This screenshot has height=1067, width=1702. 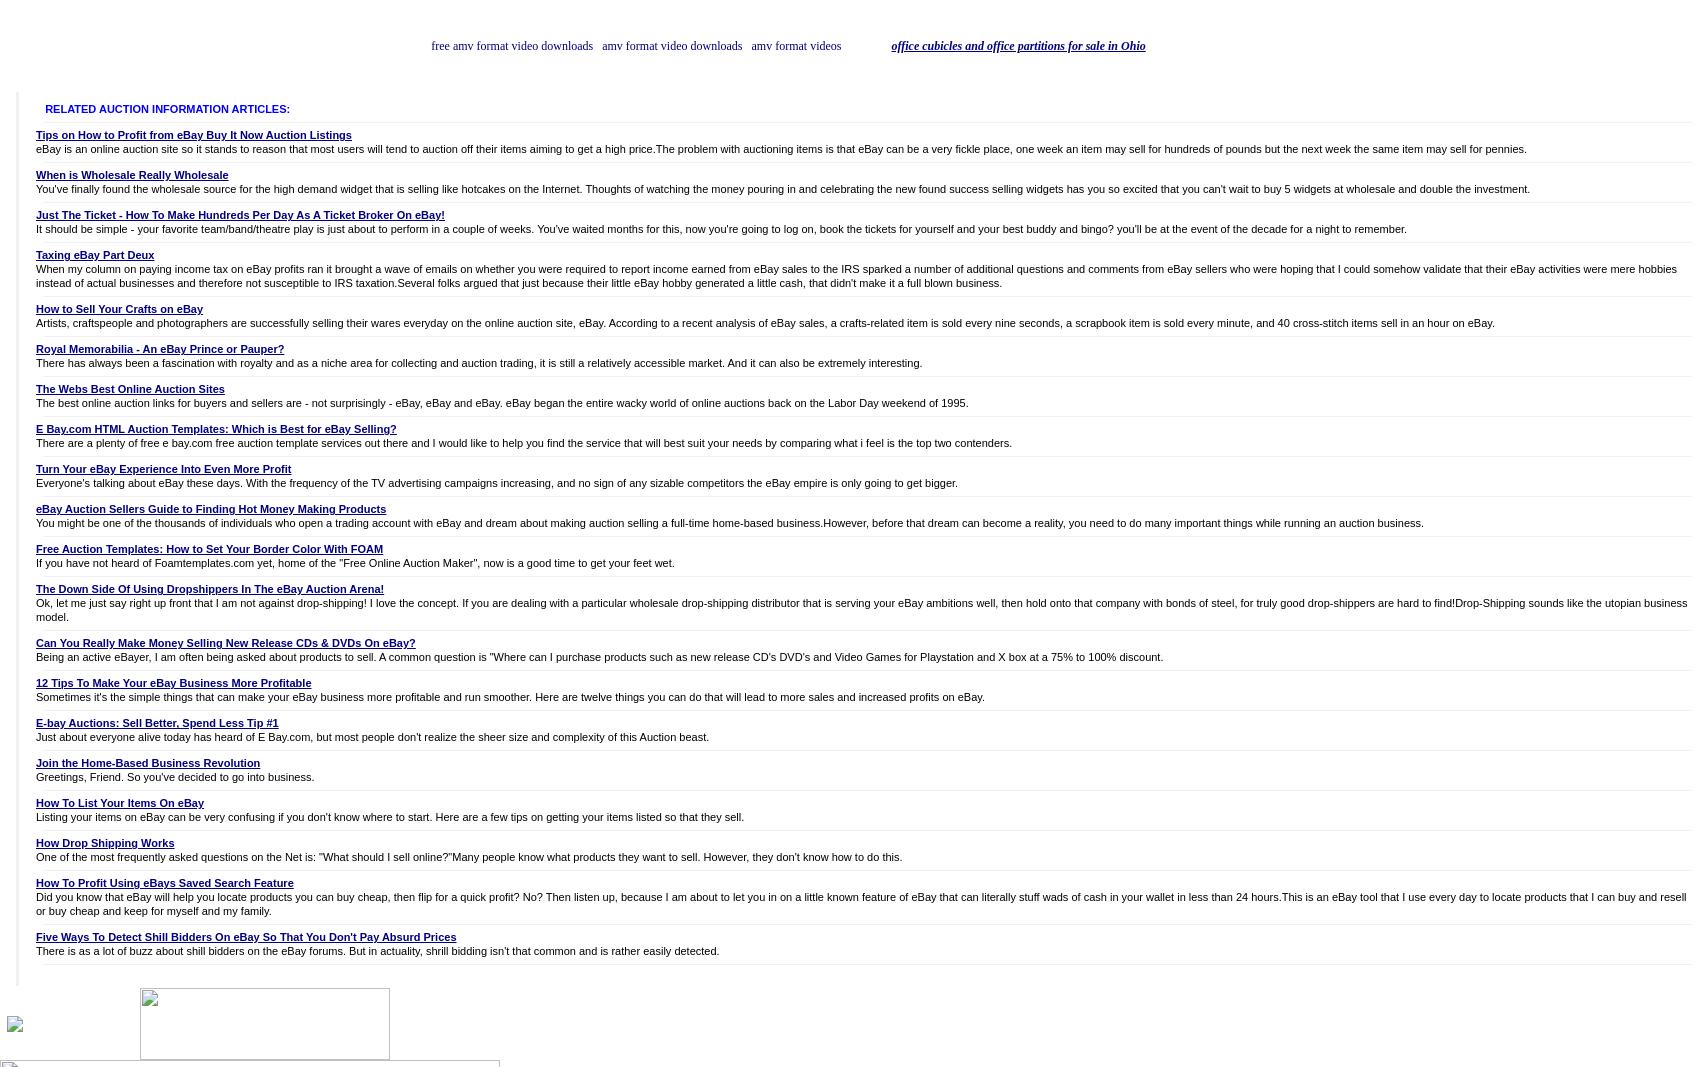 What do you see at coordinates (147, 762) in the screenshot?
I see `'Join the Home-Based
        Business Revolution'` at bounding box center [147, 762].